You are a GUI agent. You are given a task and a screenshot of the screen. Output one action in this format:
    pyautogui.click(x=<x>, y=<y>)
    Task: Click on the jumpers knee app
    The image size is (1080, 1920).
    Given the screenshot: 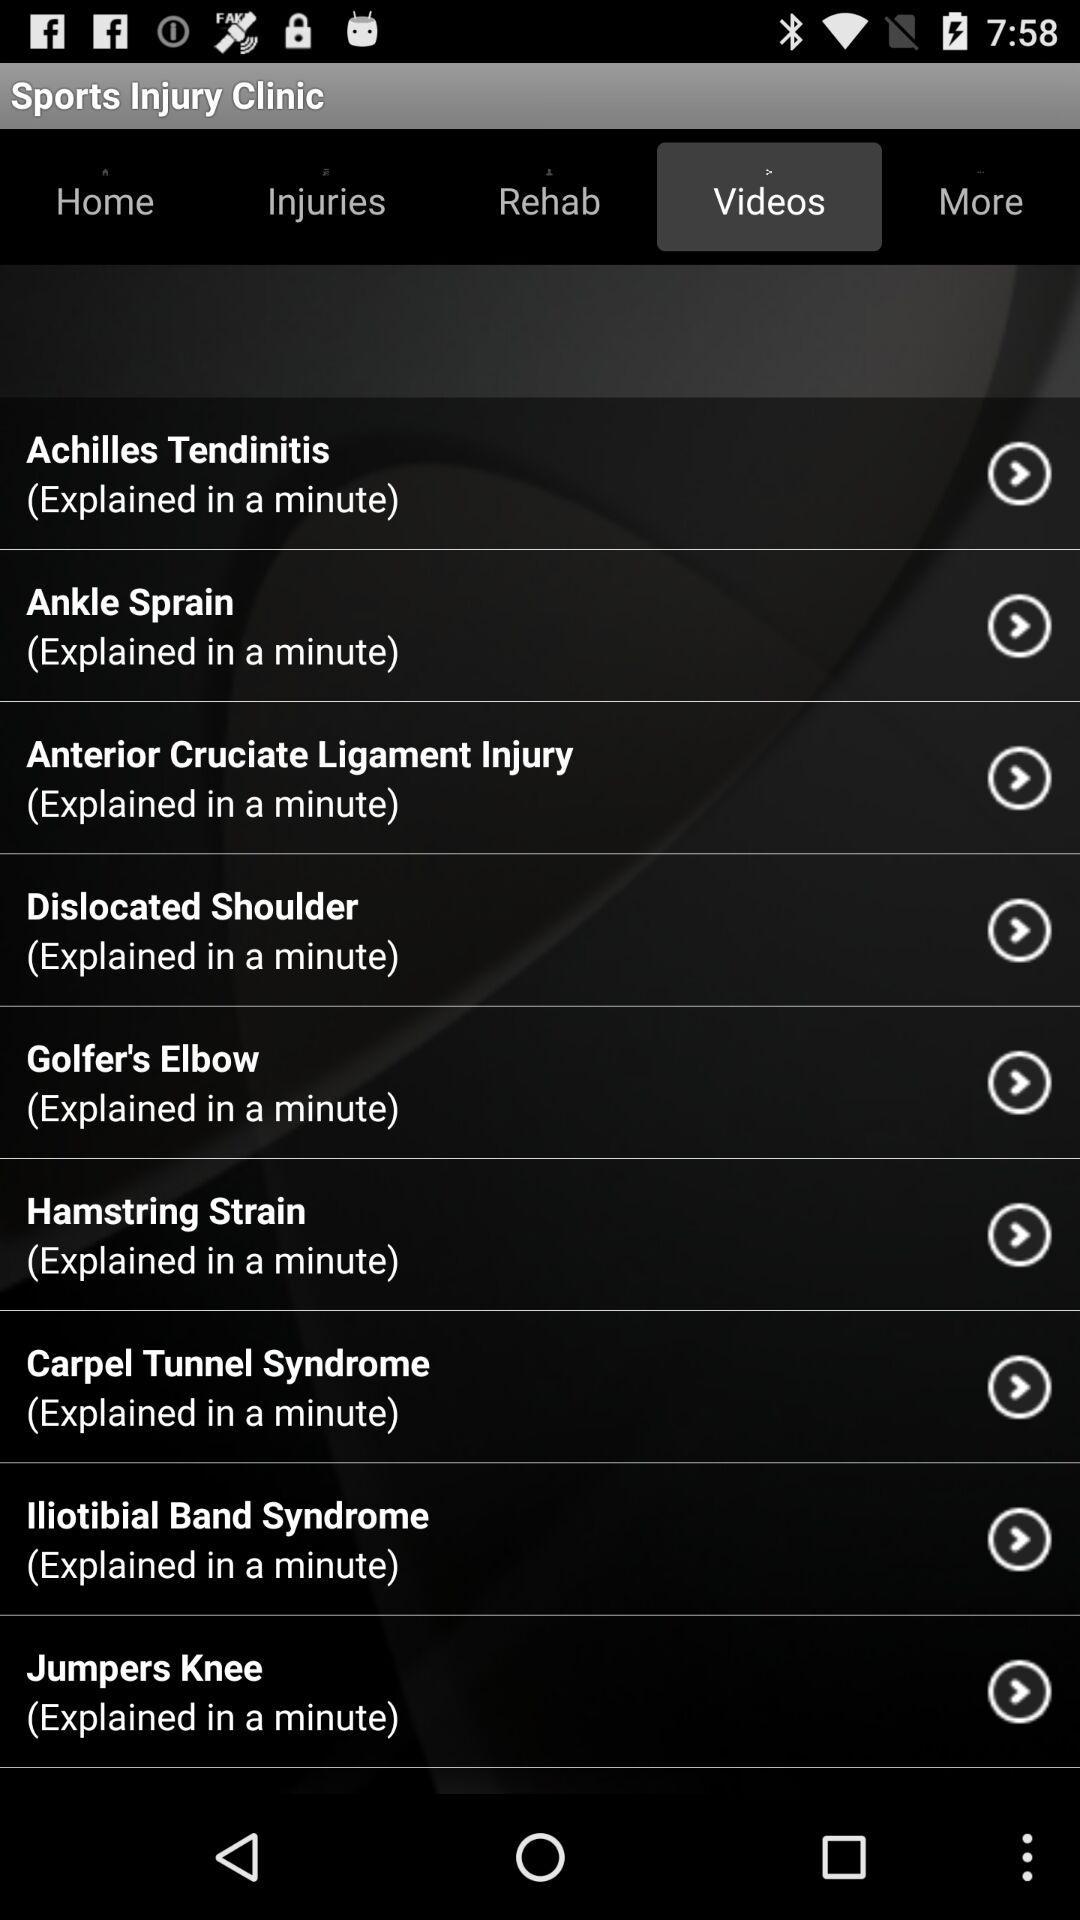 What is the action you would take?
    pyautogui.click(x=143, y=1666)
    